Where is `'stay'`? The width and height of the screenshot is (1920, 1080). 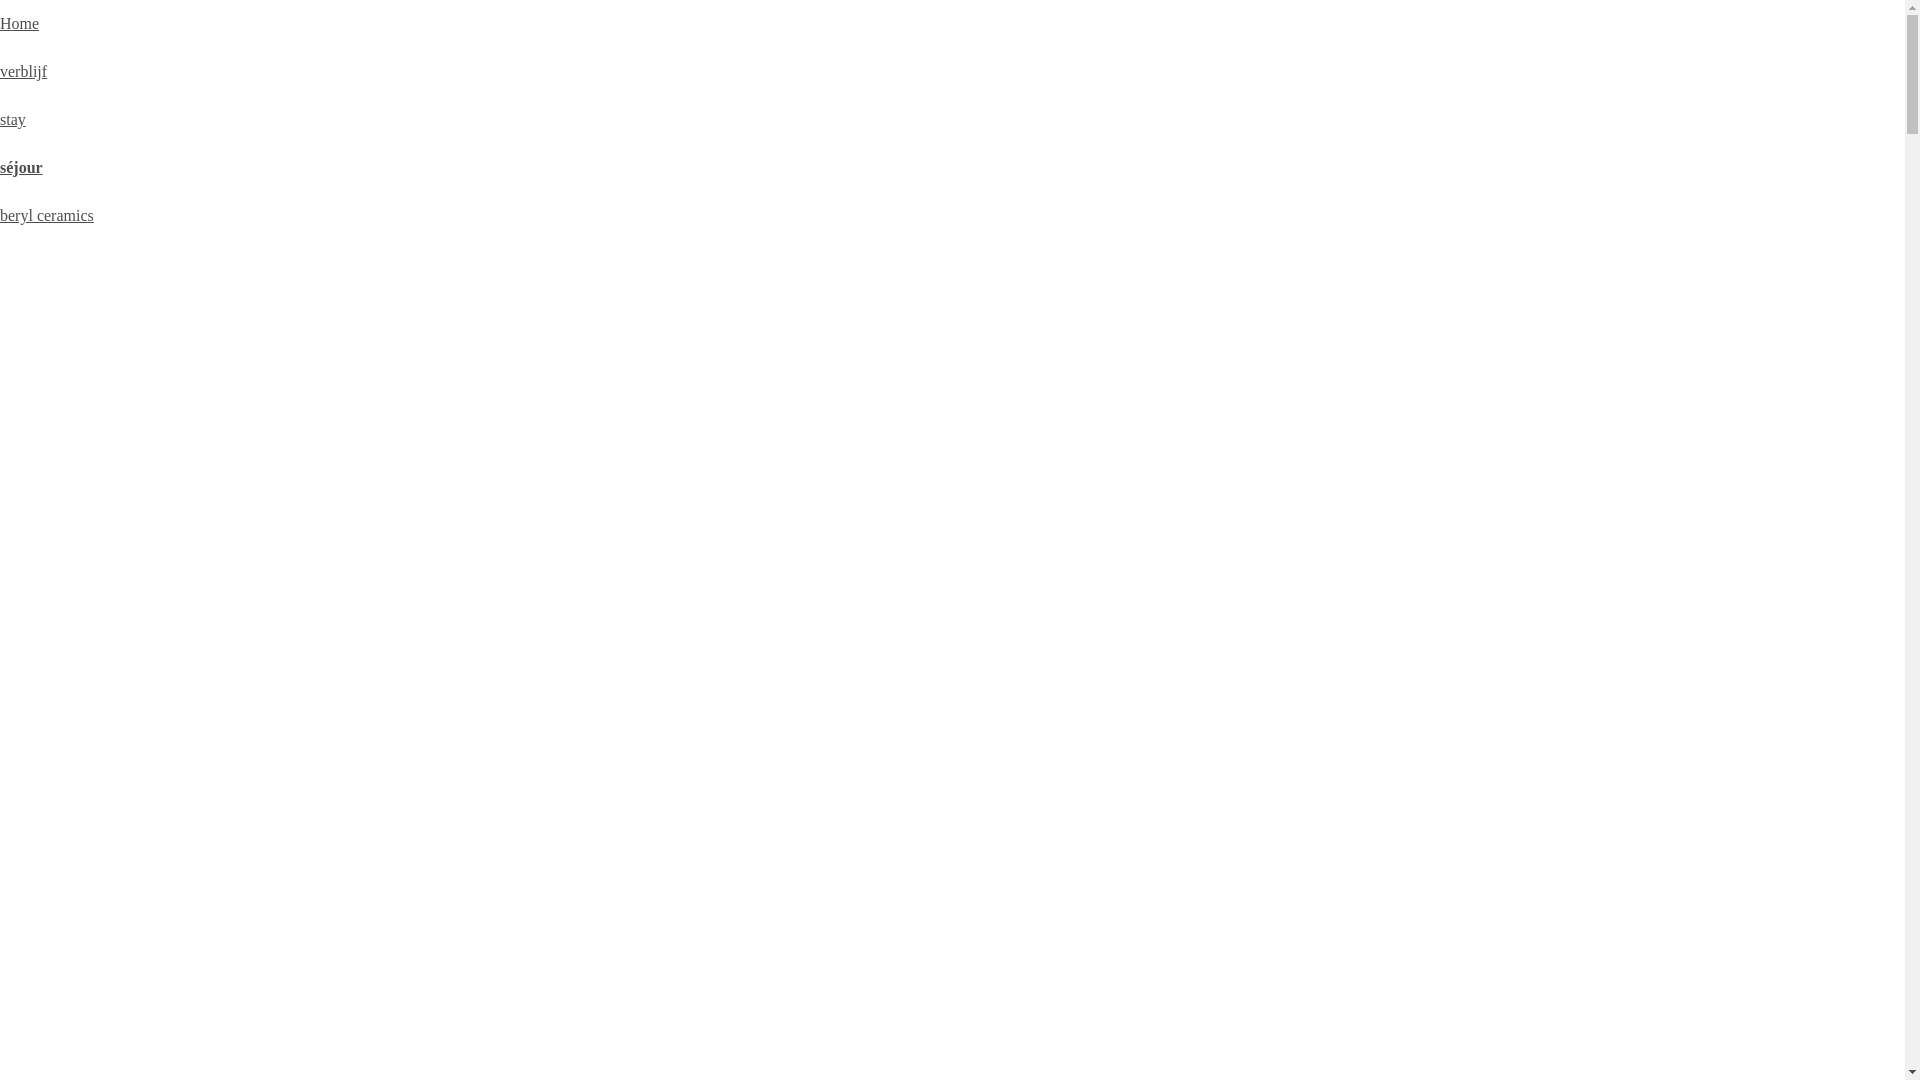
'stay' is located at coordinates (13, 119).